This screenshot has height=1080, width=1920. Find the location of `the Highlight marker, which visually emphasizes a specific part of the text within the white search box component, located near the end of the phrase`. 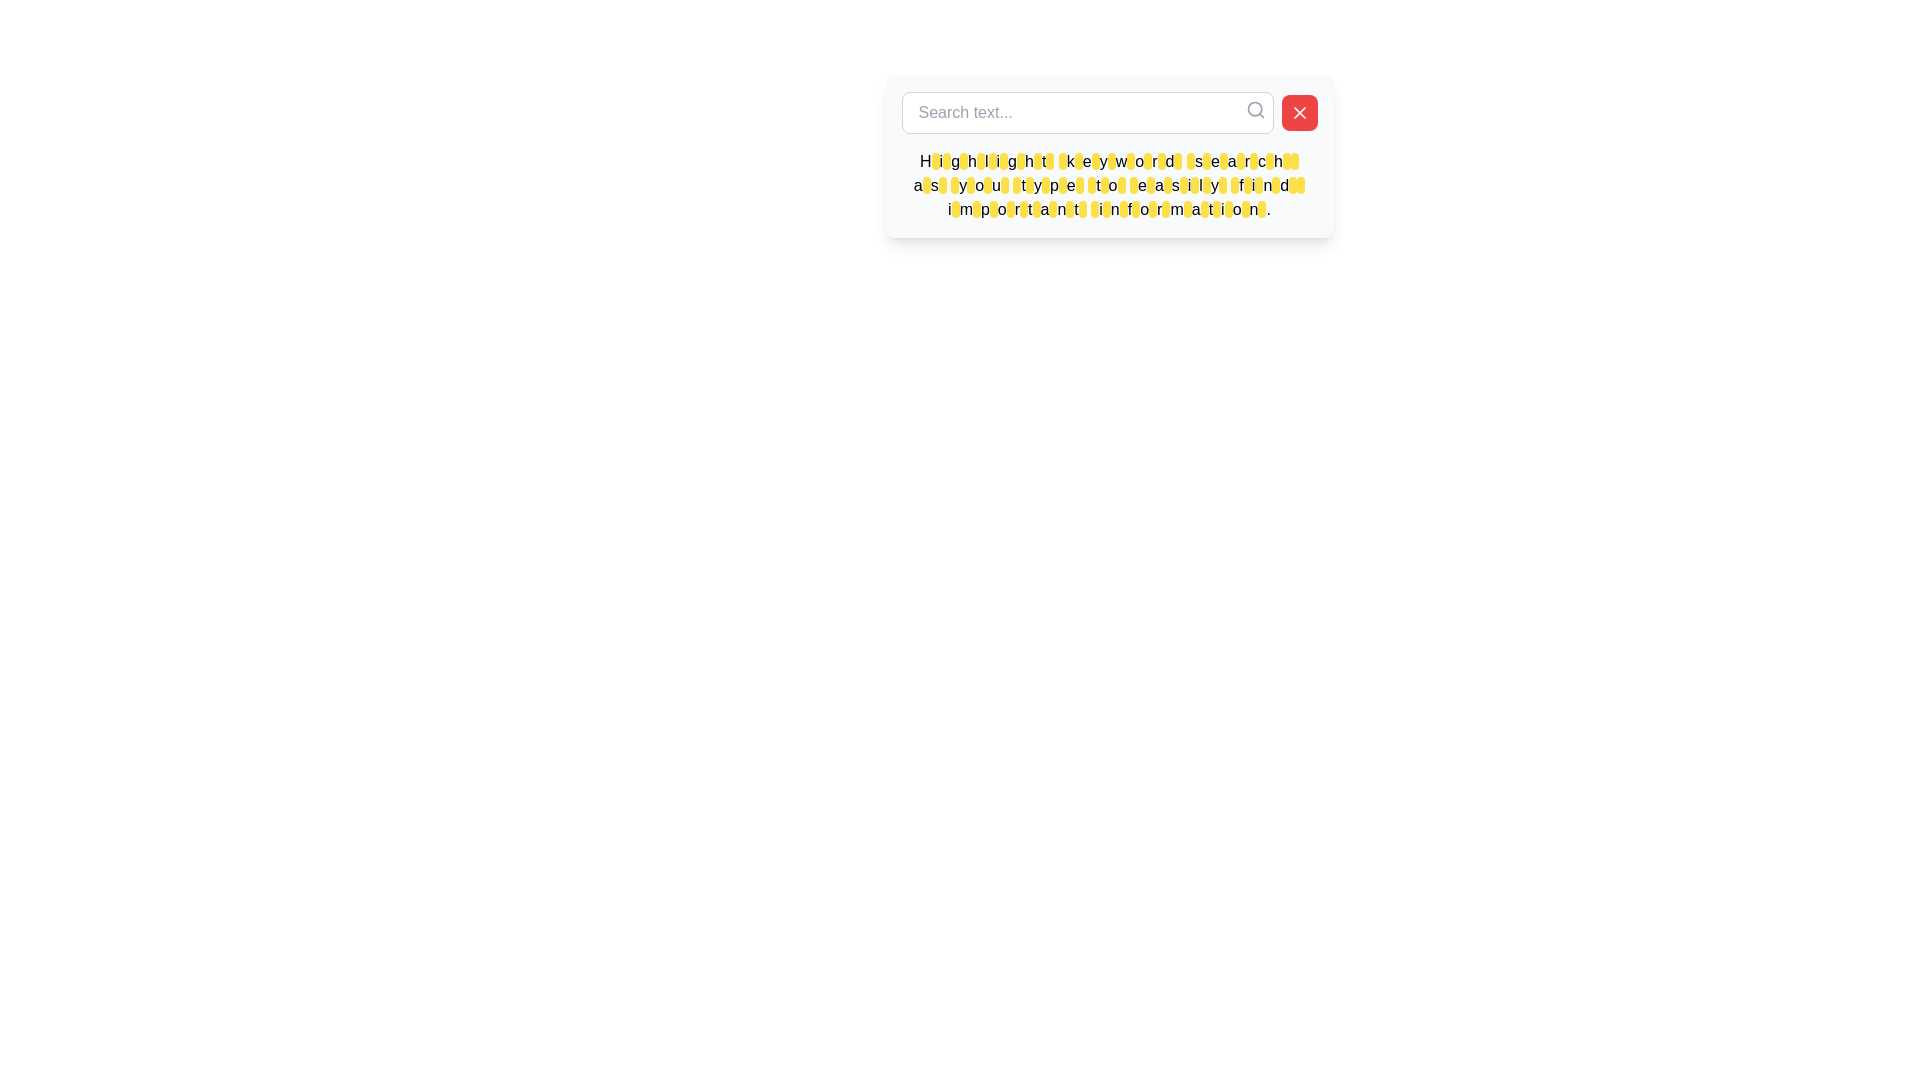

the Highlight marker, which visually emphasizes a specific part of the text within the white search box component, located near the end of the phrase is located at coordinates (1167, 185).